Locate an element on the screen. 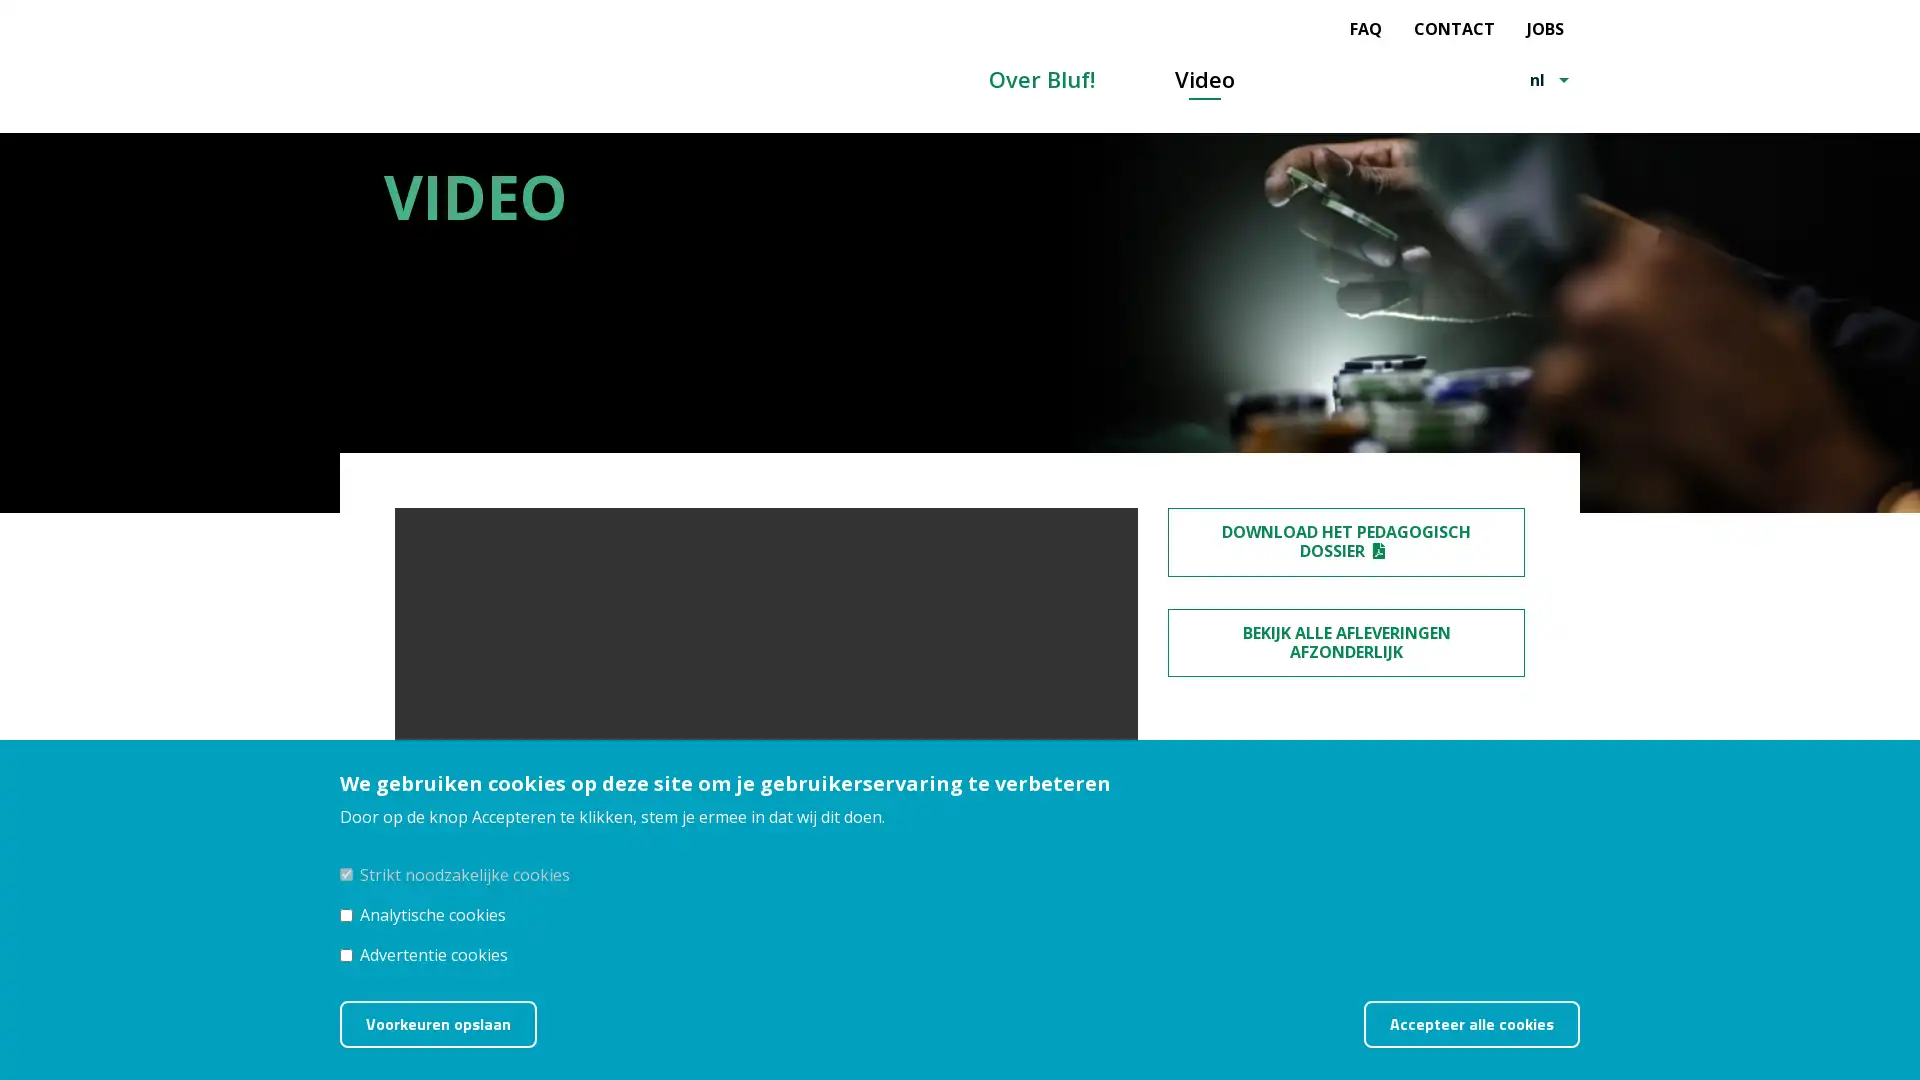  Voorkeuren opslaan is located at coordinates (437, 1023).